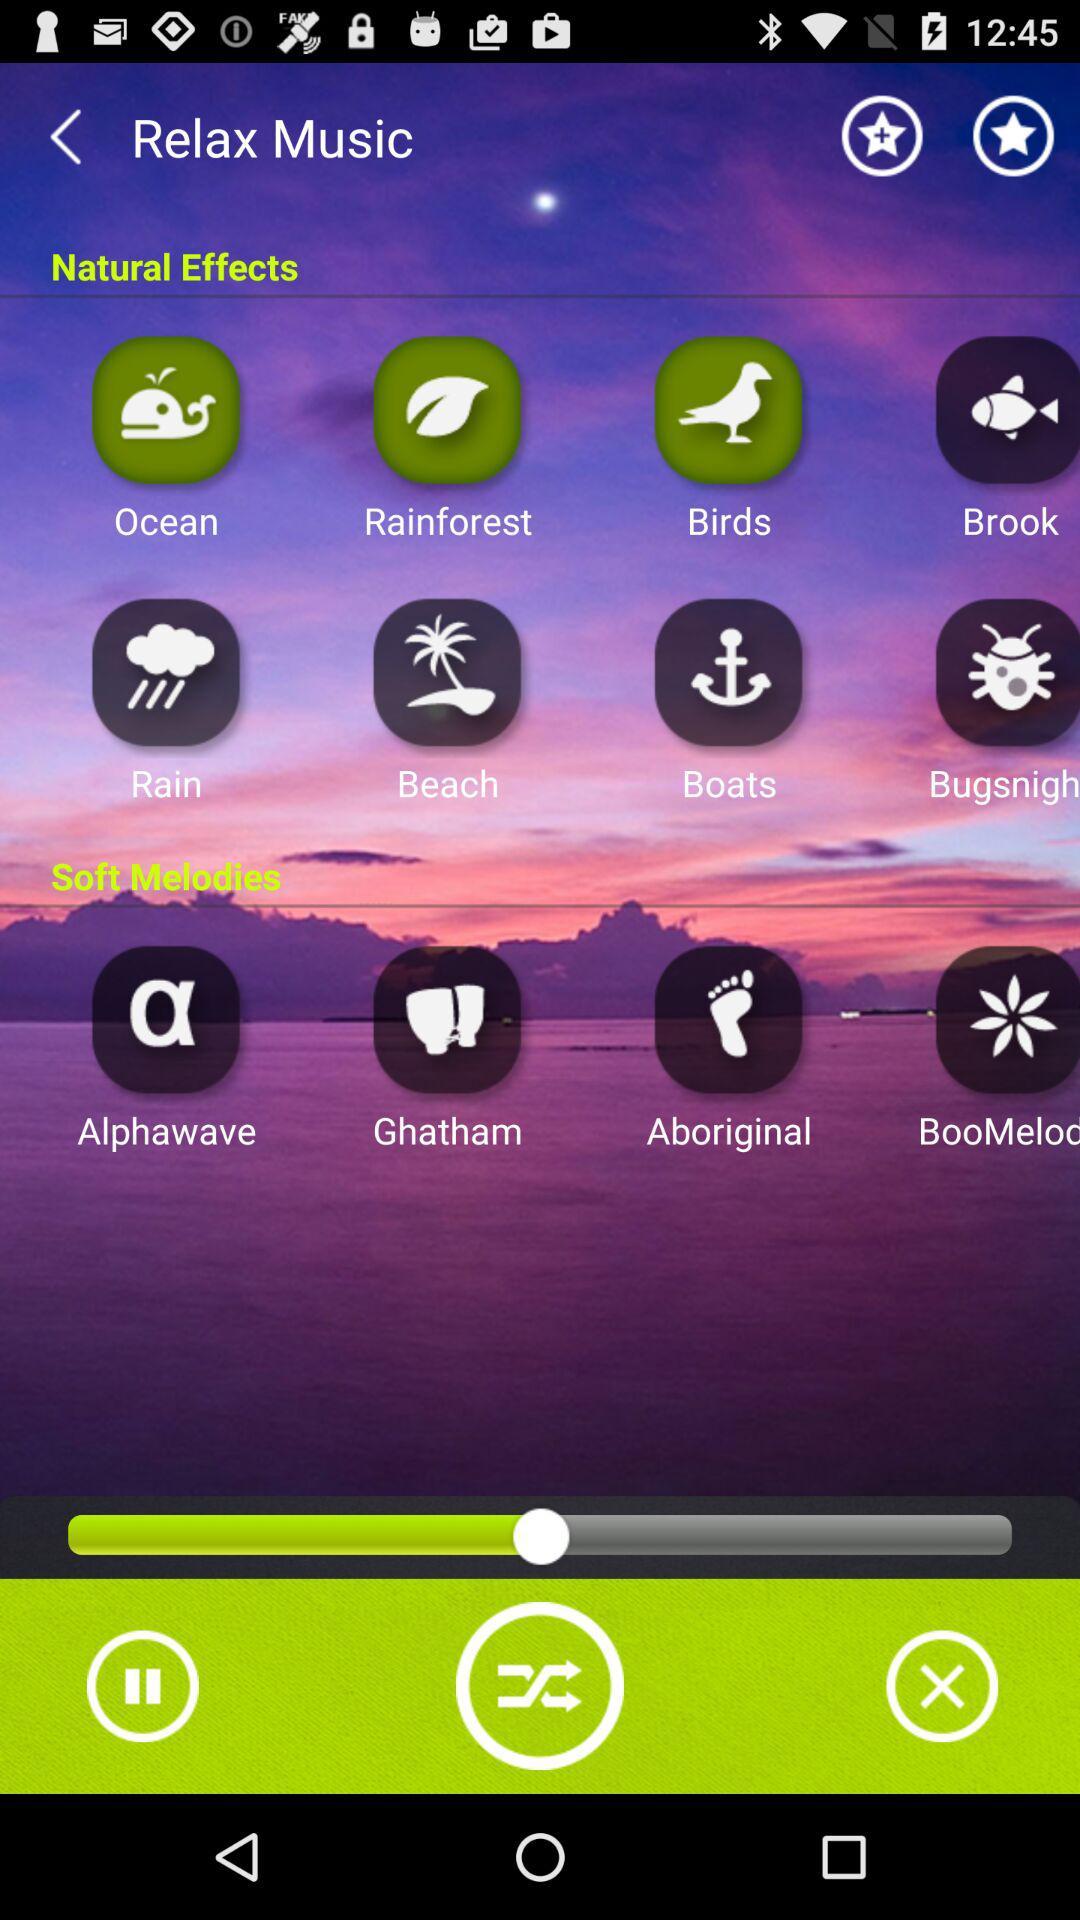 Image resolution: width=1080 pixels, height=1920 pixels. What do you see at coordinates (1014, 135) in the screenshot?
I see `to favorites` at bounding box center [1014, 135].